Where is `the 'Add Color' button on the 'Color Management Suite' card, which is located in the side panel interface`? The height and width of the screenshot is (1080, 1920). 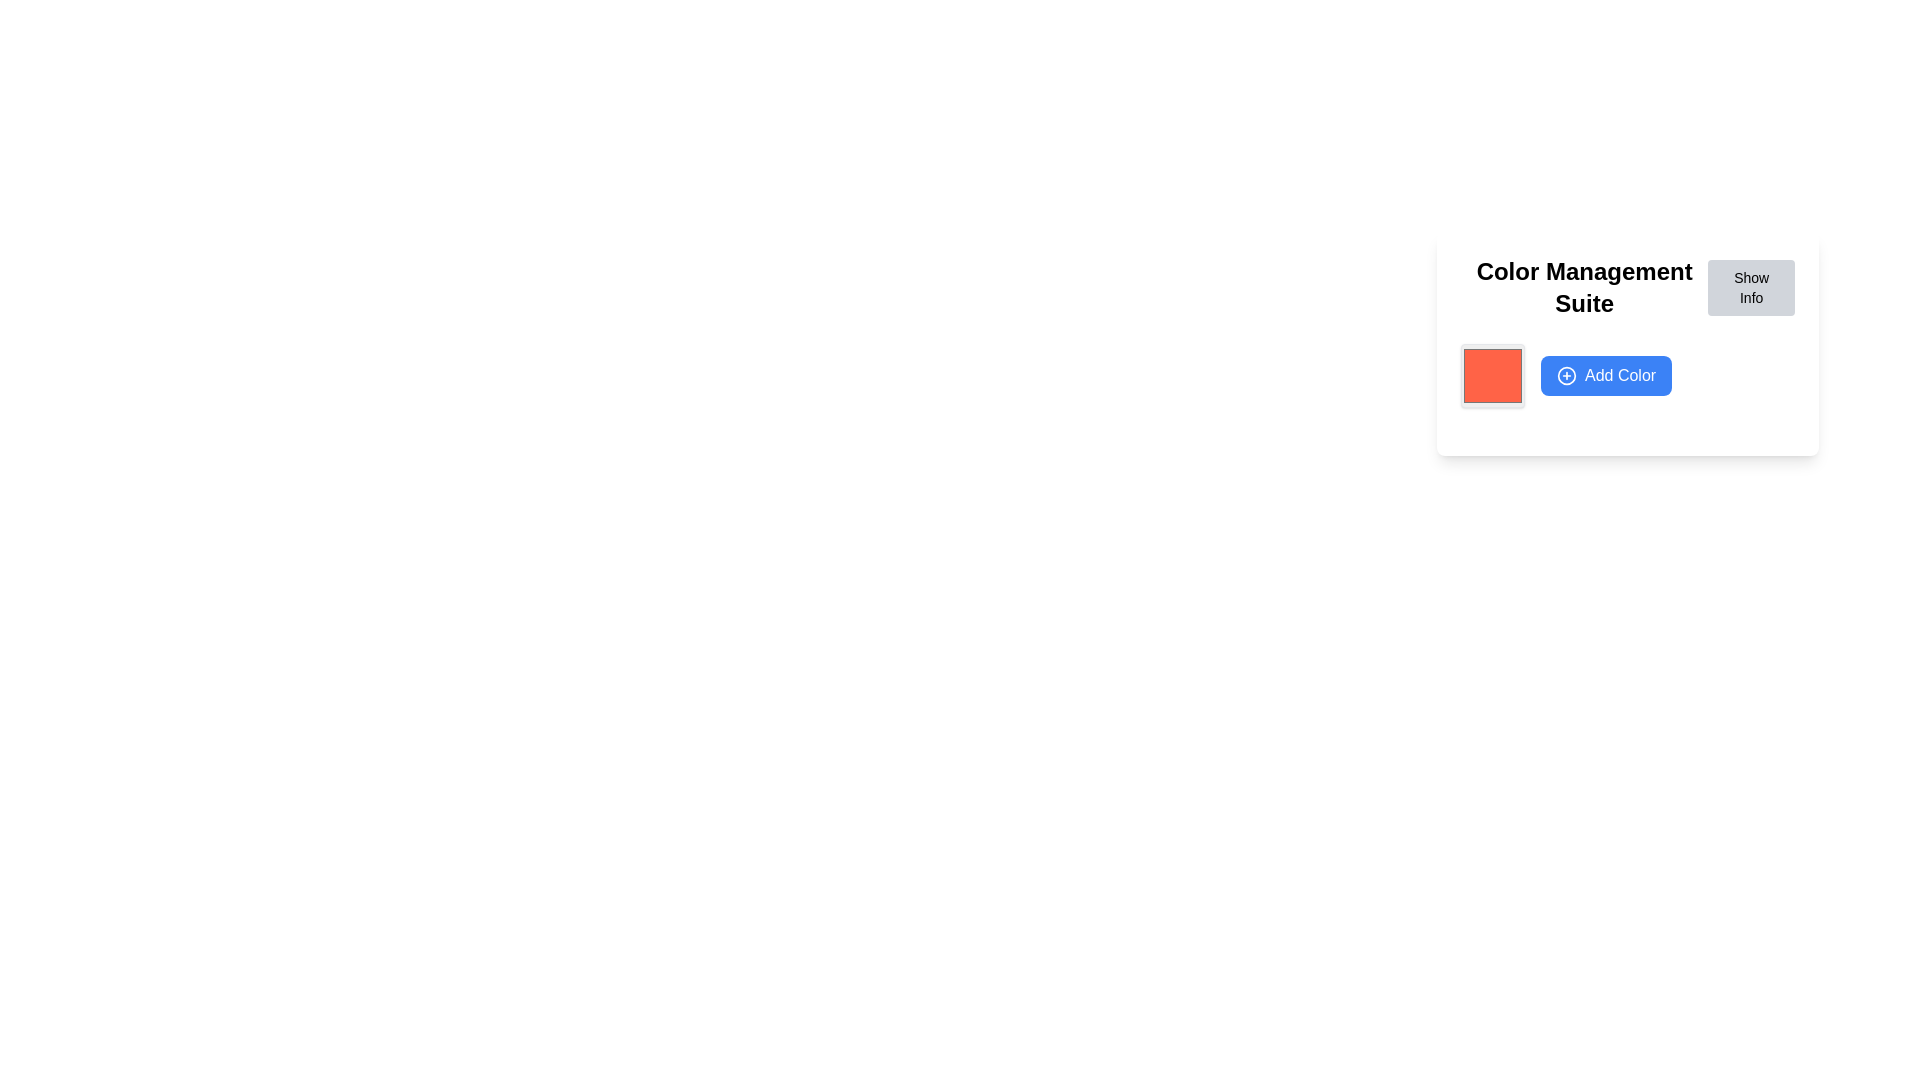
the 'Add Color' button on the 'Color Management Suite' card, which is located in the side panel interface is located at coordinates (1627, 342).